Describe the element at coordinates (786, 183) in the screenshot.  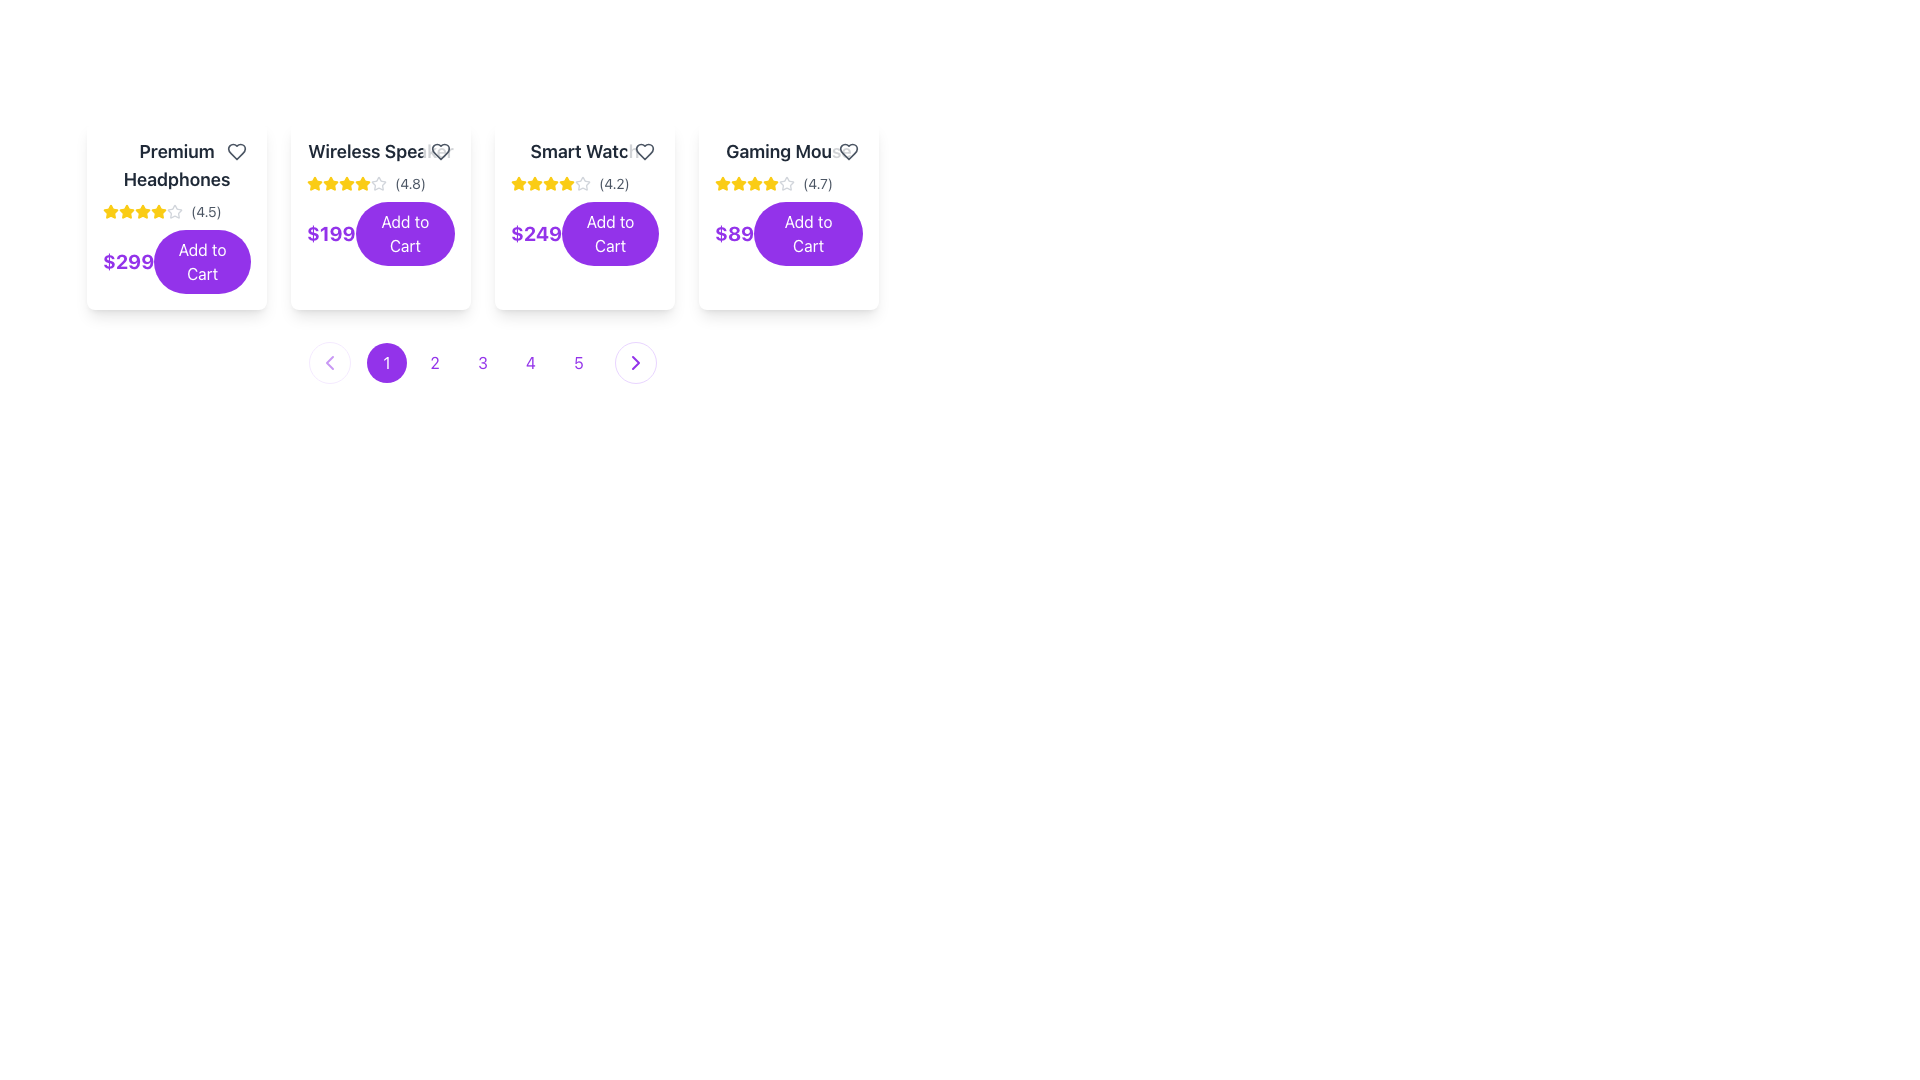
I see `the star-shaped icon representing a rating of 4.7 stars in the rating section of the 'Gaming Mouse' card` at that location.